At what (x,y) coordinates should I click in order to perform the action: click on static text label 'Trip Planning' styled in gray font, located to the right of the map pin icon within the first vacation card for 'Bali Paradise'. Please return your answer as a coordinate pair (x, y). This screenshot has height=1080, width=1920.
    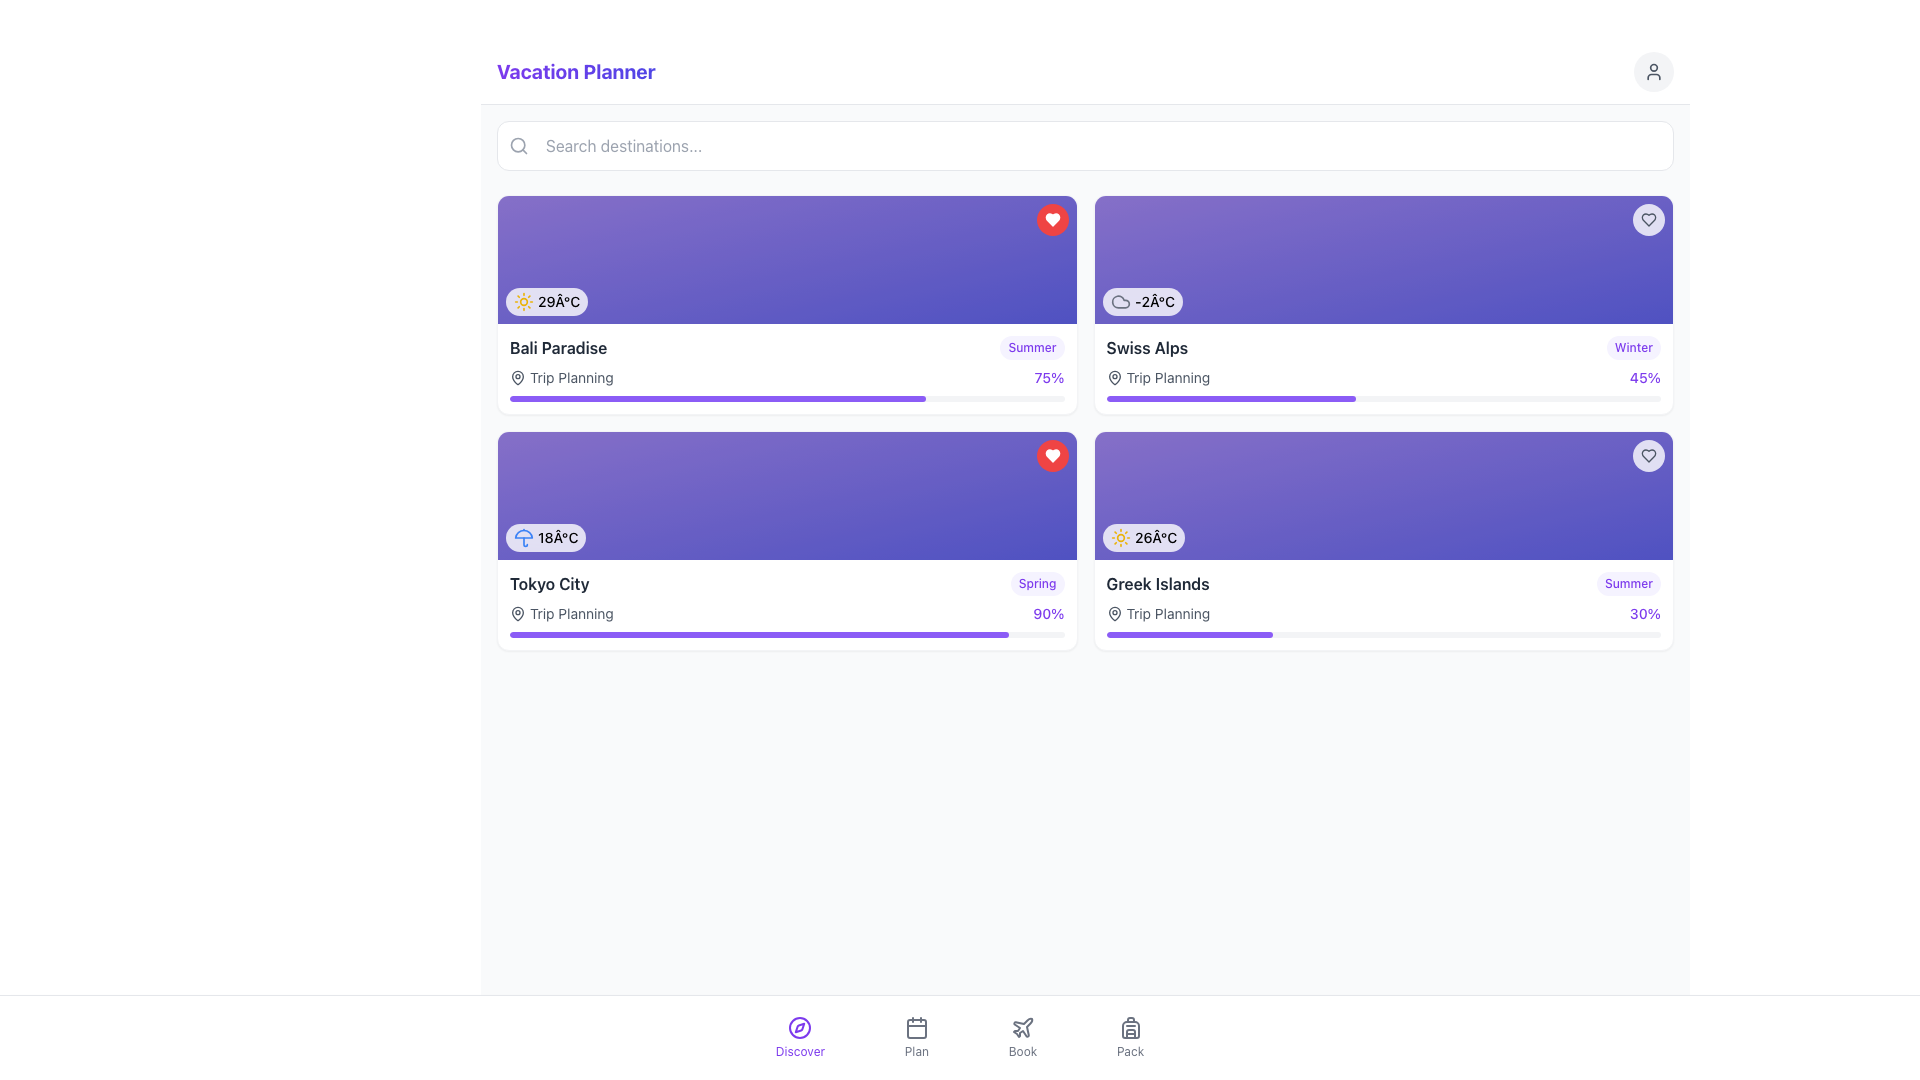
    Looking at the image, I should click on (570, 378).